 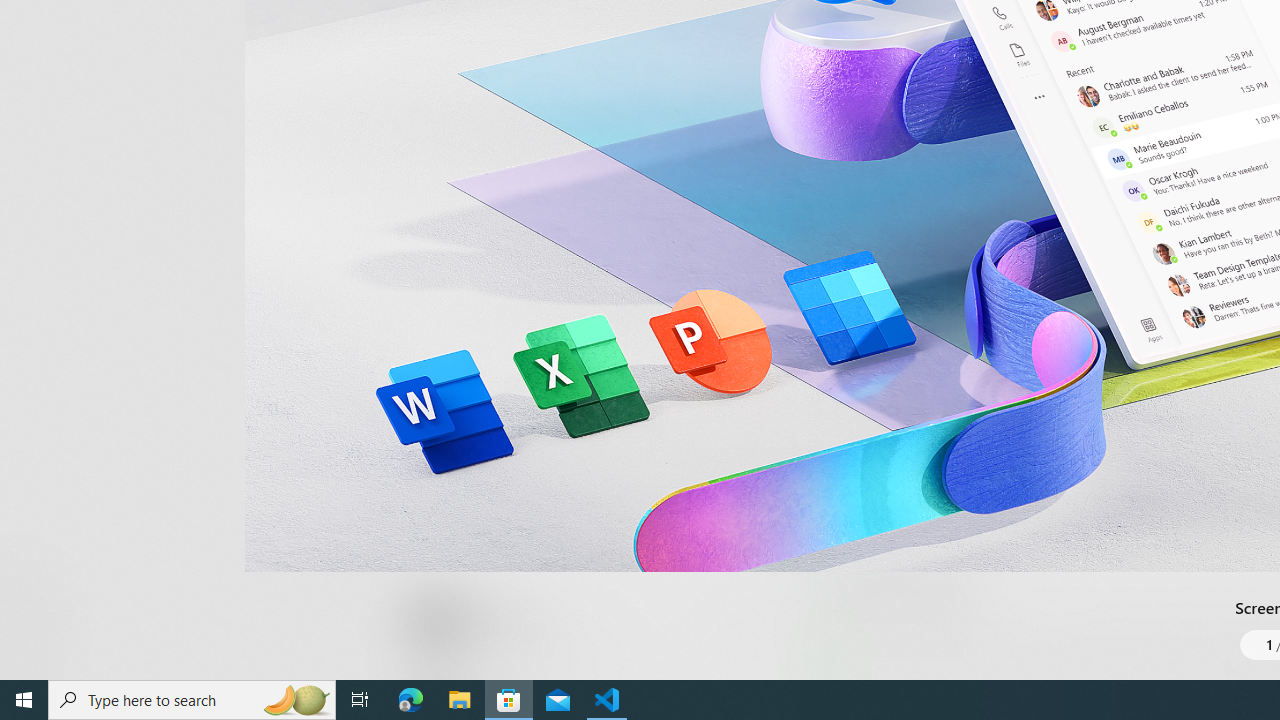 What do you see at coordinates (839, 207) in the screenshot?
I see `'Show all ratings and reviews'` at bounding box center [839, 207].